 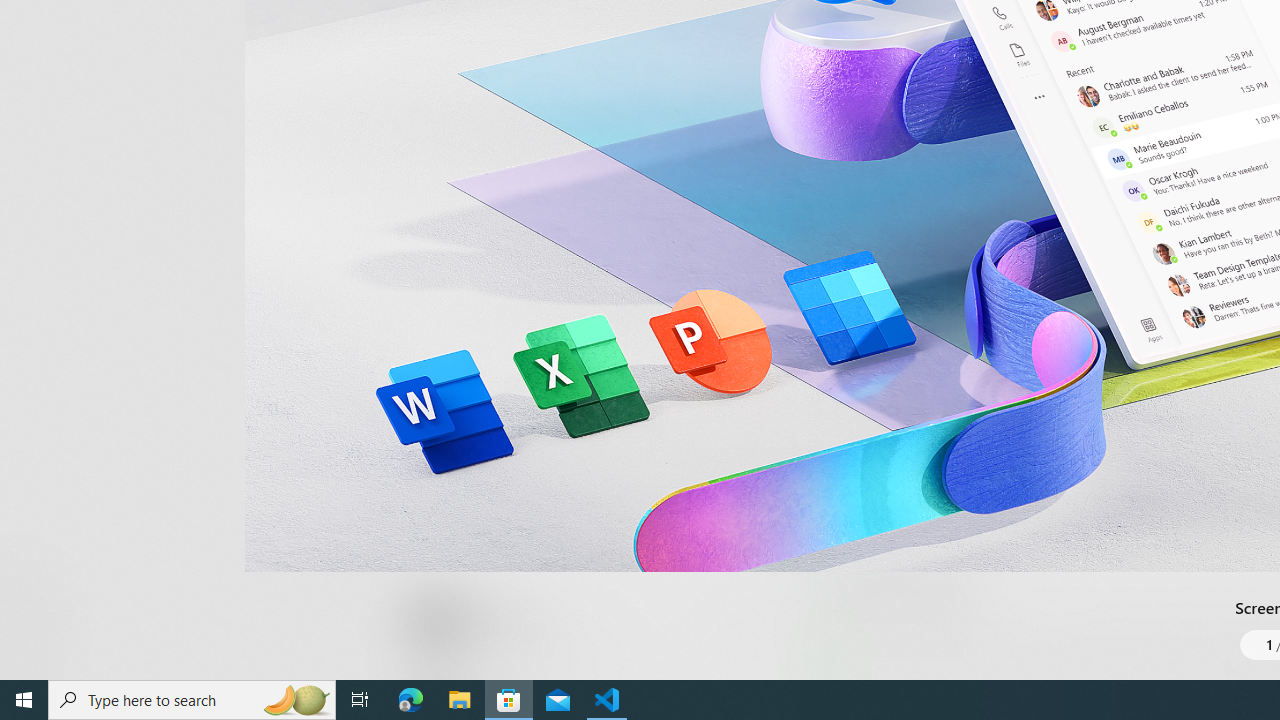 What do you see at coordinates (839, 207) in the screenshot?
I see `'Show all ratings and reviews'` at bounding box center [839, 207].